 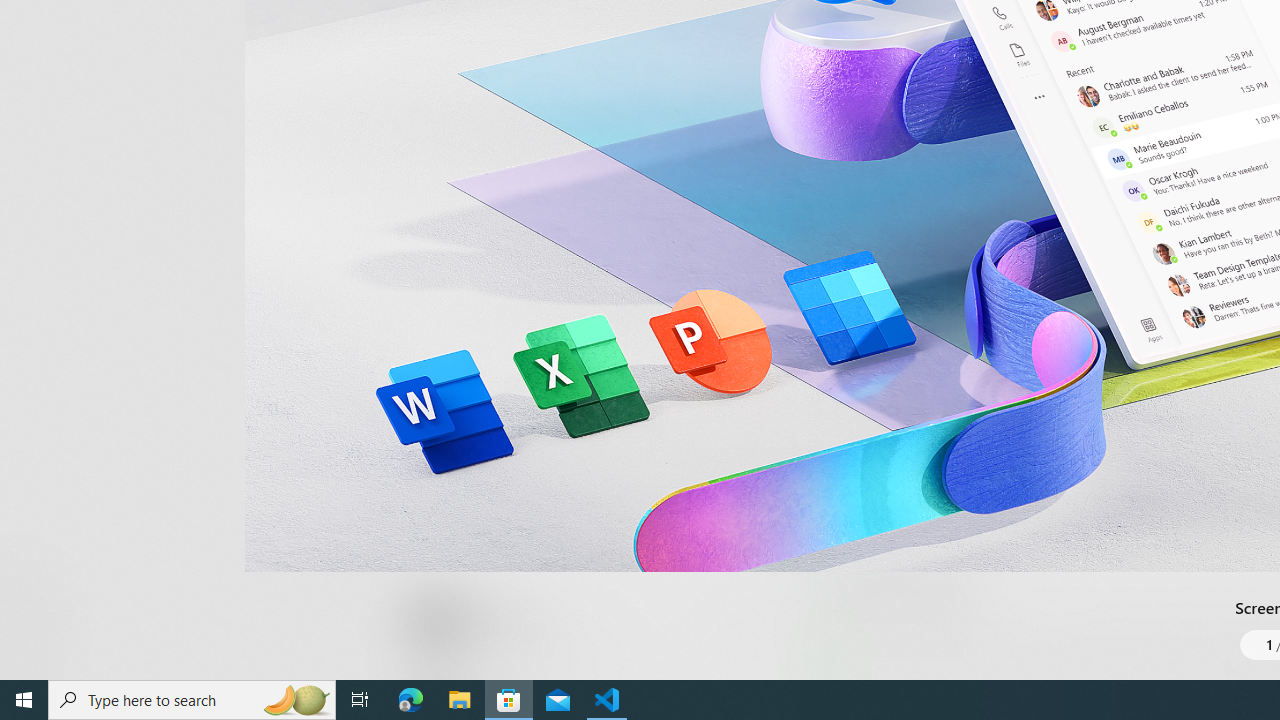 What do you see at coordinates (839, 207) in the screenshot?
I see `'Show all ratings and reviews'` at bounding box center [839, 207].